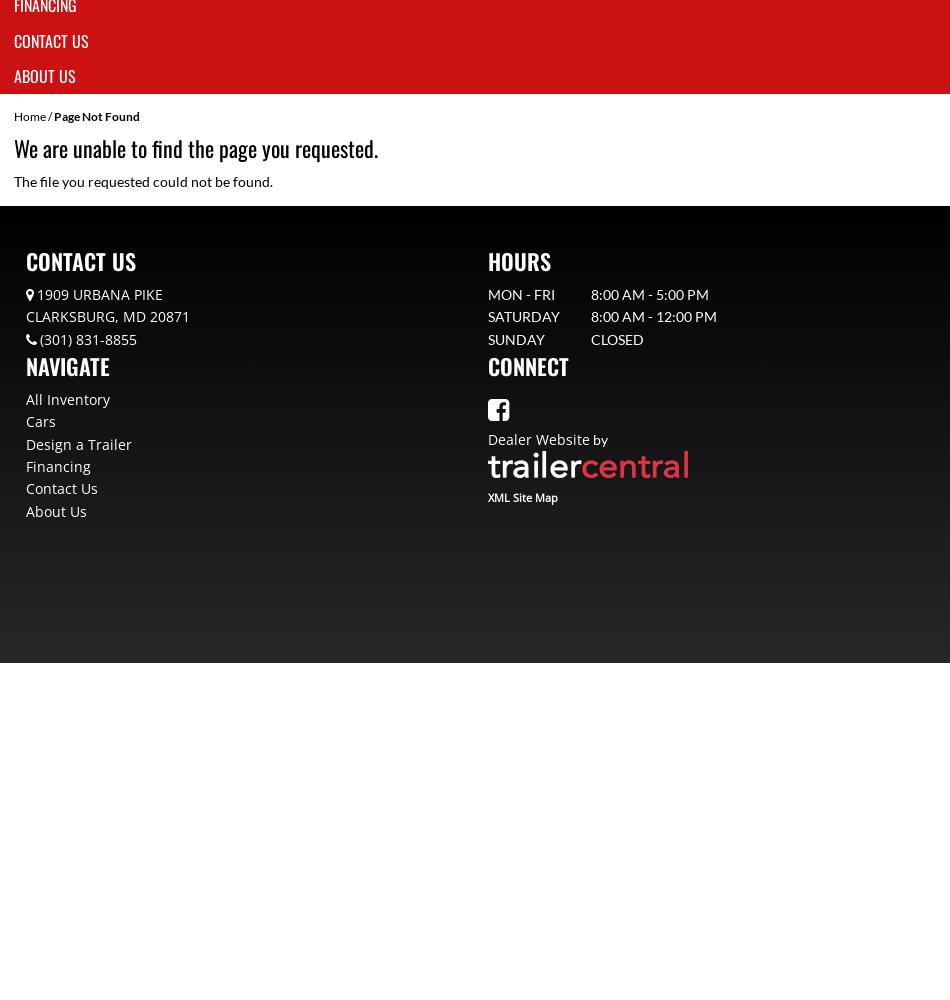 The width and height of the screenshot is (950, 1000). What do you see at coordinates (108, 315) in the screenshot?
I see `'CLARKSBURG, MD 20871'` at bounding box center [108, 315].